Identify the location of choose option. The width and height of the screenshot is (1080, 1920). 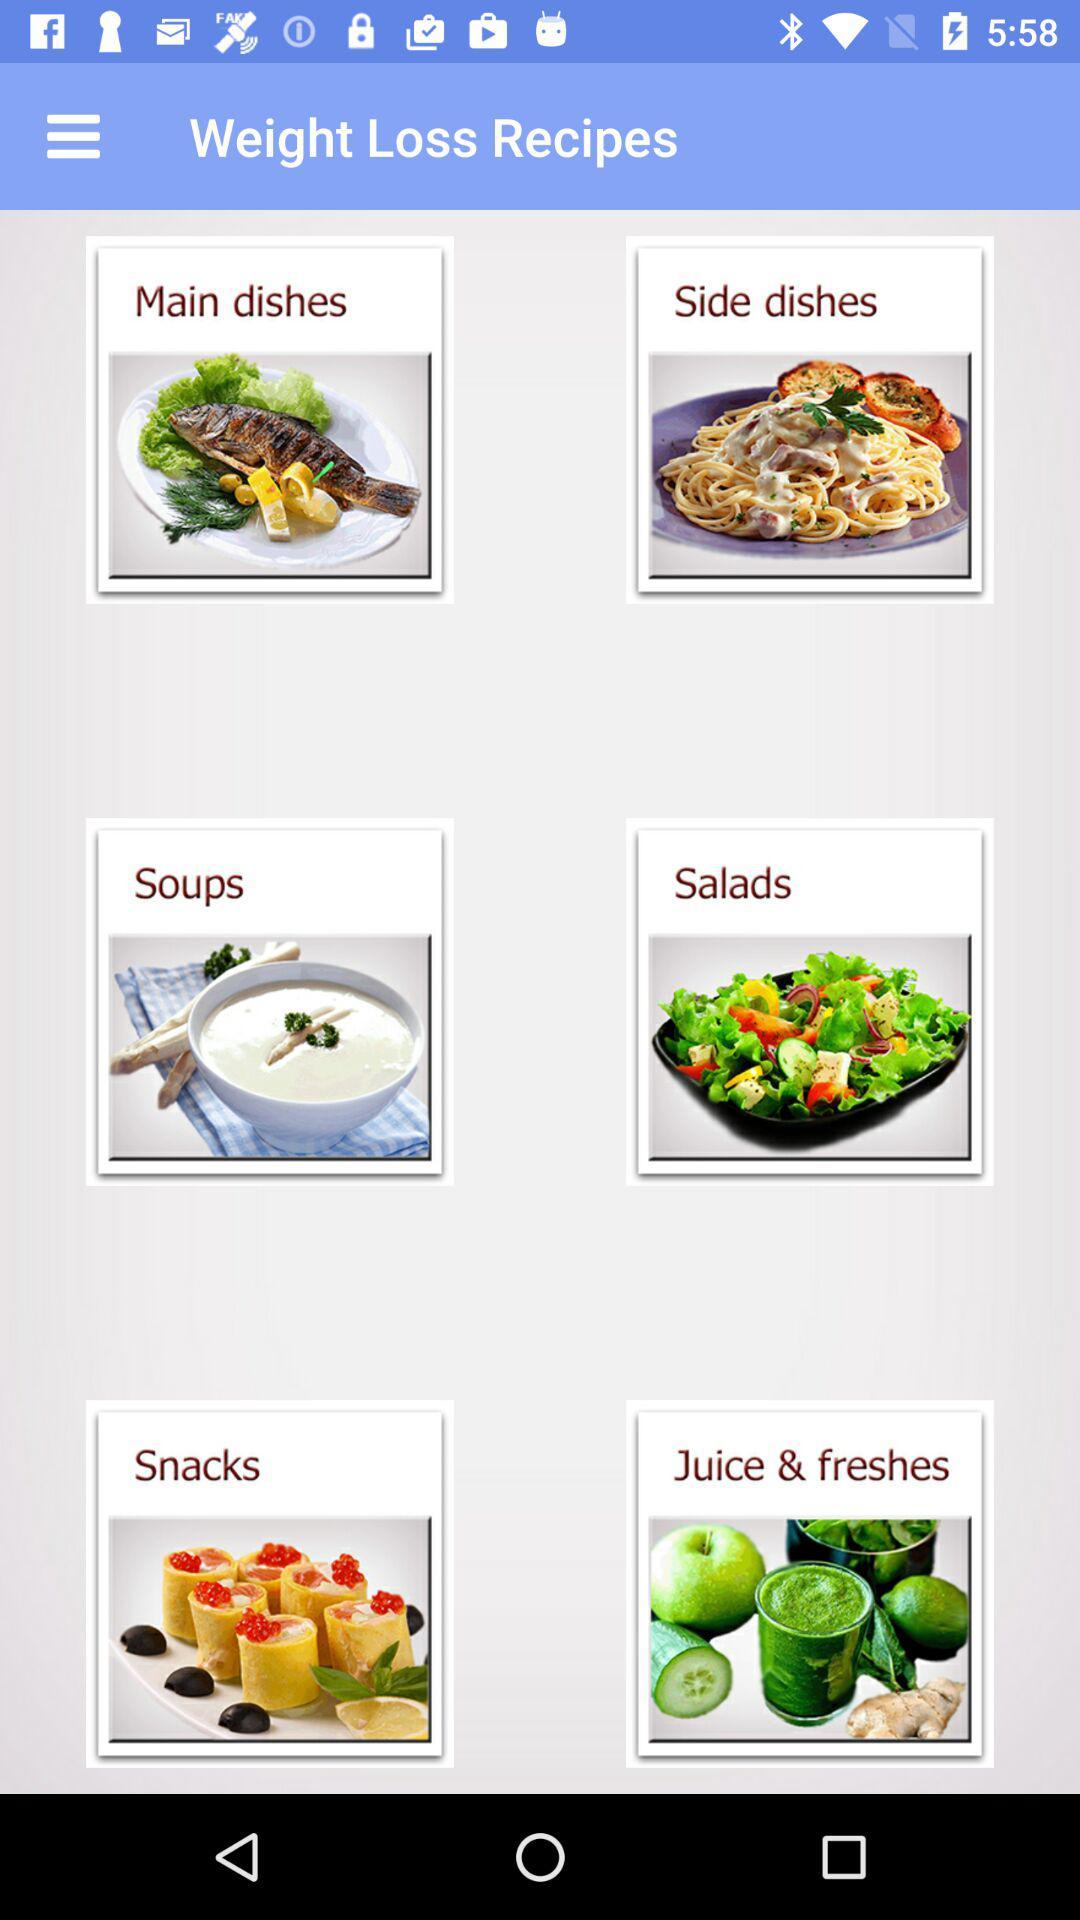
(810, 1002).